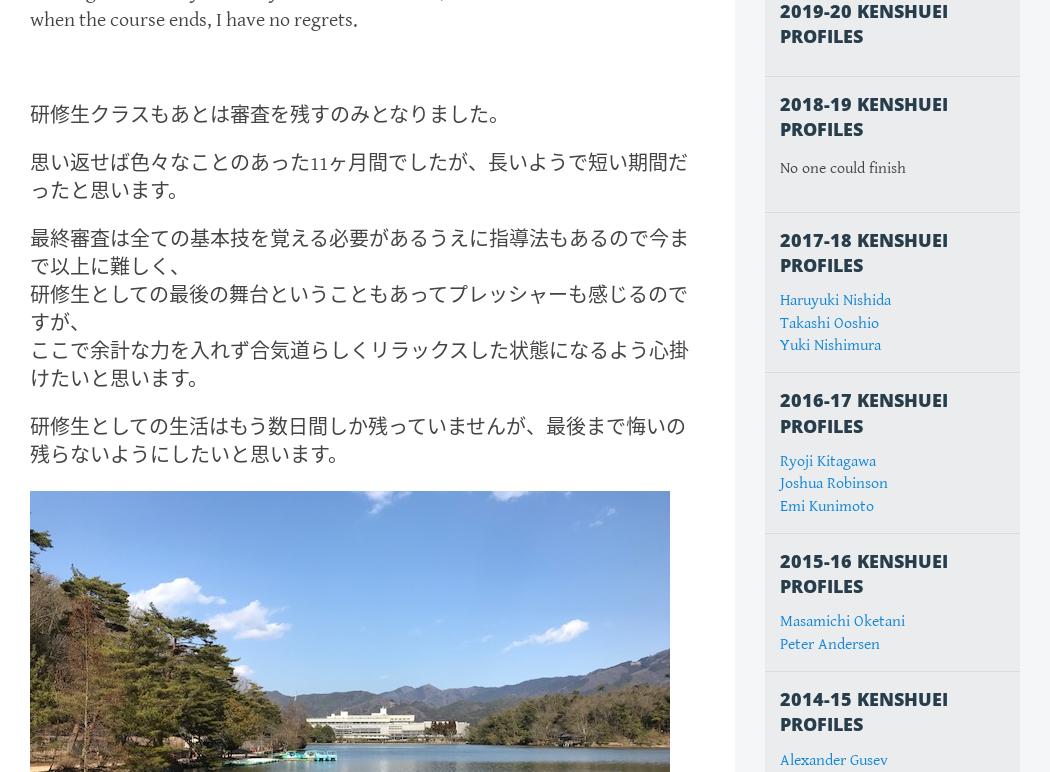  What do you see at coordinates (834, 758) in the screenshot?
I see `'Alexander Gusev'` at bounding box center [834, 758].